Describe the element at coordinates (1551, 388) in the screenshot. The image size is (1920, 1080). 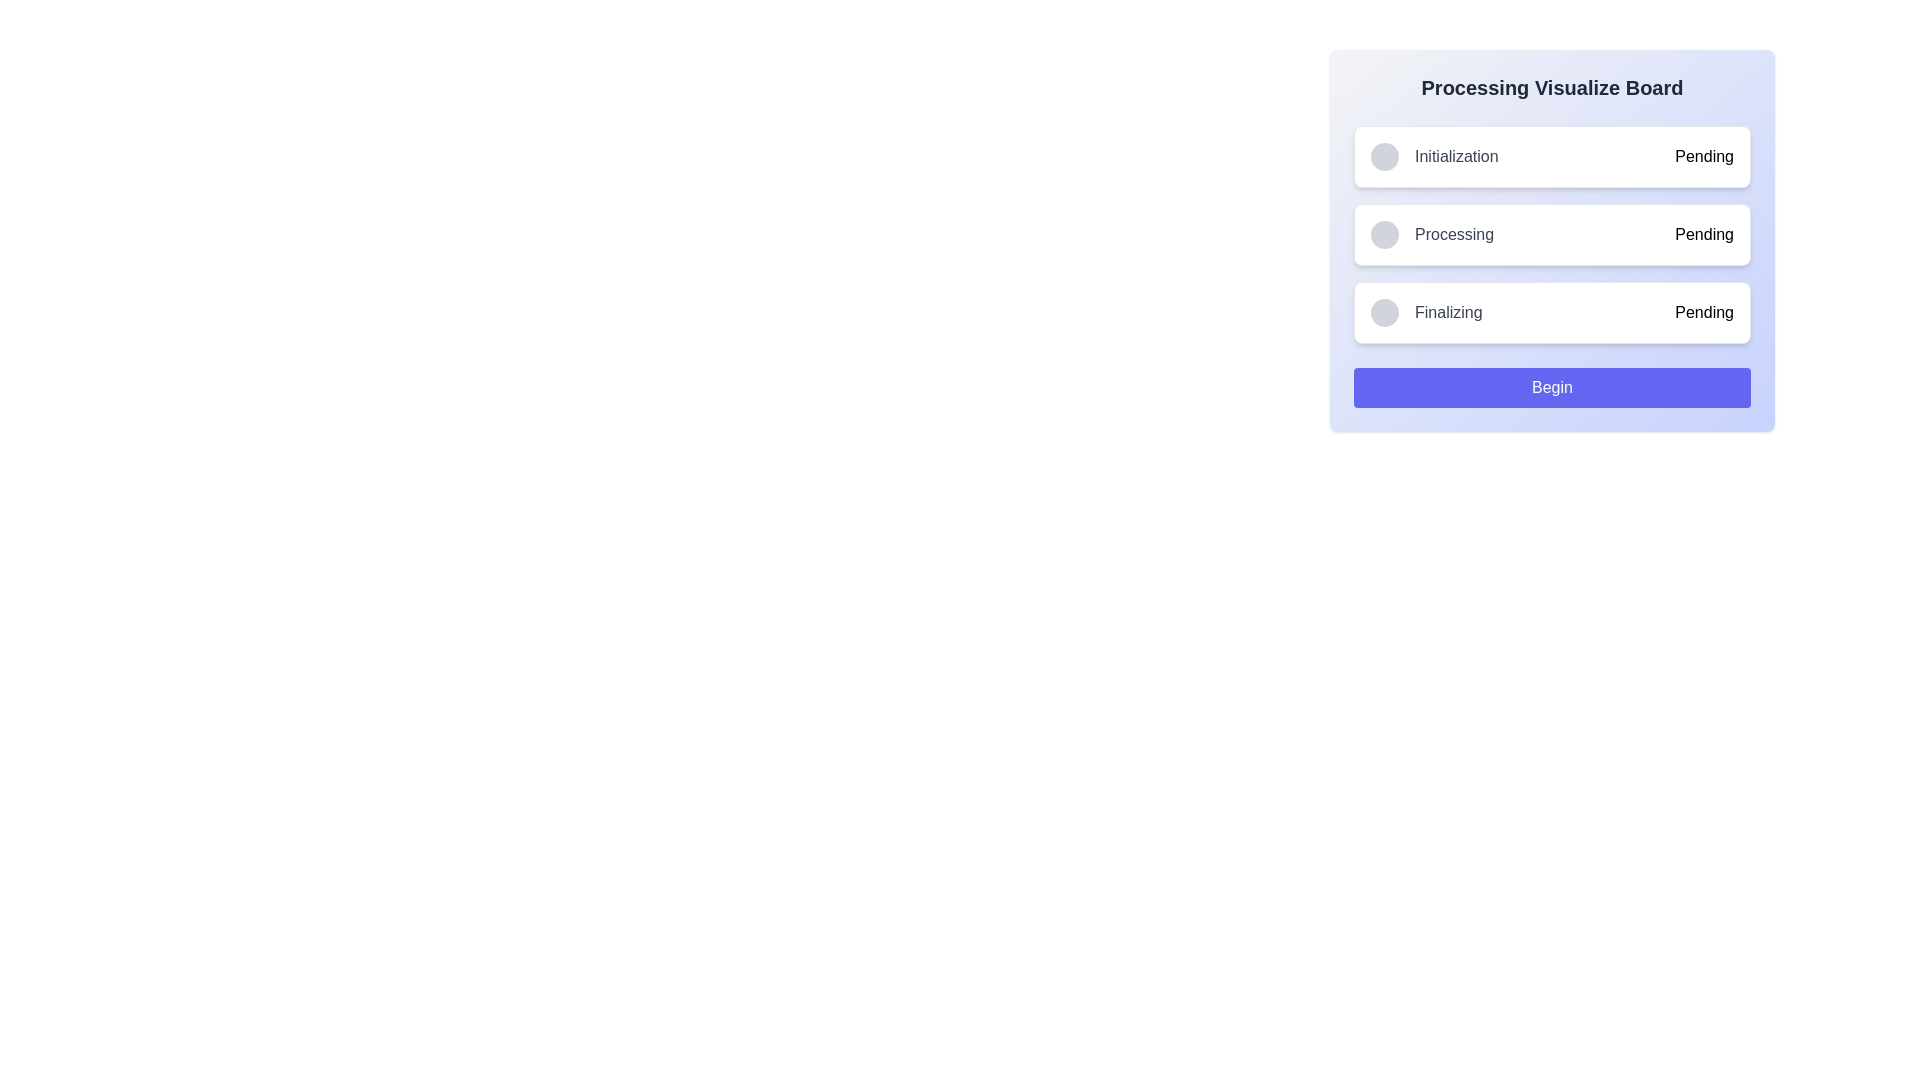
I see `the blue rectangular button labeled 'Begin' located at the bottom of the 'Processing Visualize Board' panel to trigger the hover effect that changes its background color` at that location.